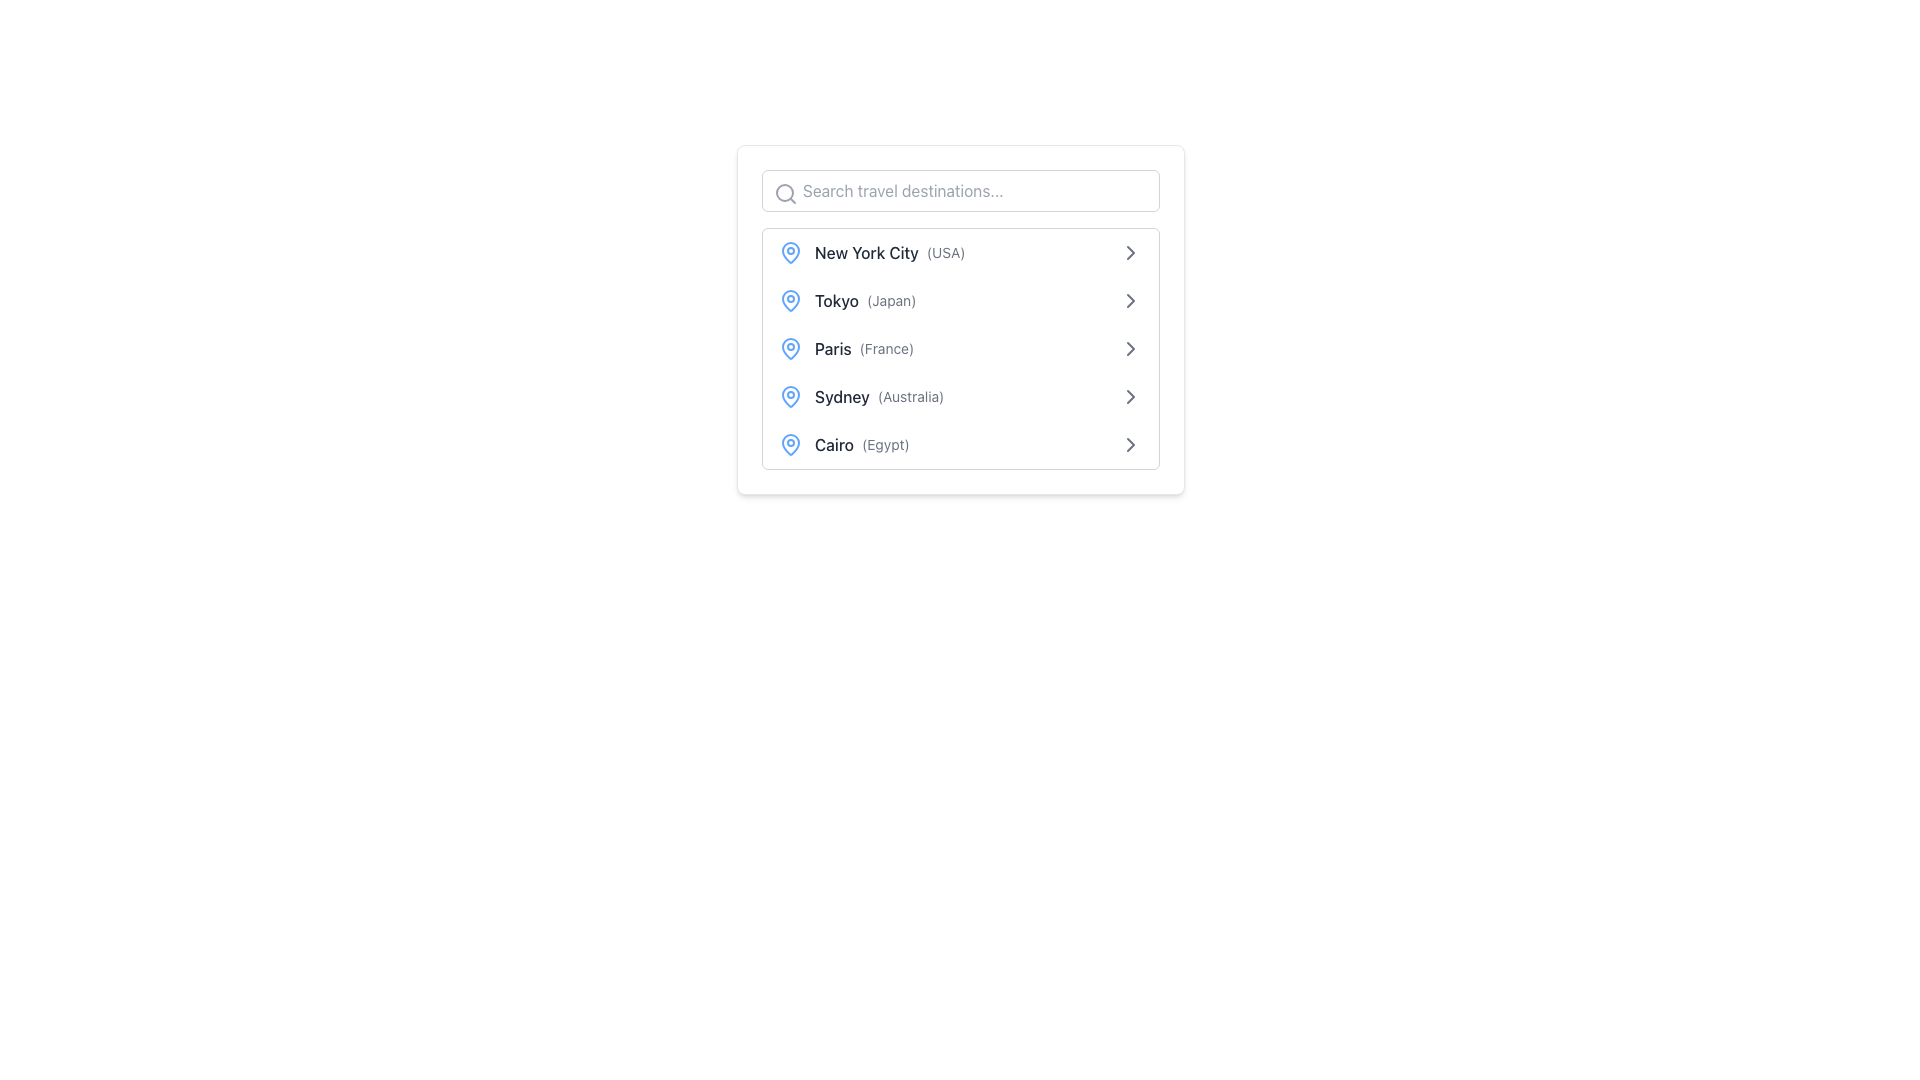 This screenshot has height=1080, width=1920. What do you see at coordinates (960, 347) in the screenshot?
I see `the list item displaying 'Paris (France)'` at bounding box center [960, 347].